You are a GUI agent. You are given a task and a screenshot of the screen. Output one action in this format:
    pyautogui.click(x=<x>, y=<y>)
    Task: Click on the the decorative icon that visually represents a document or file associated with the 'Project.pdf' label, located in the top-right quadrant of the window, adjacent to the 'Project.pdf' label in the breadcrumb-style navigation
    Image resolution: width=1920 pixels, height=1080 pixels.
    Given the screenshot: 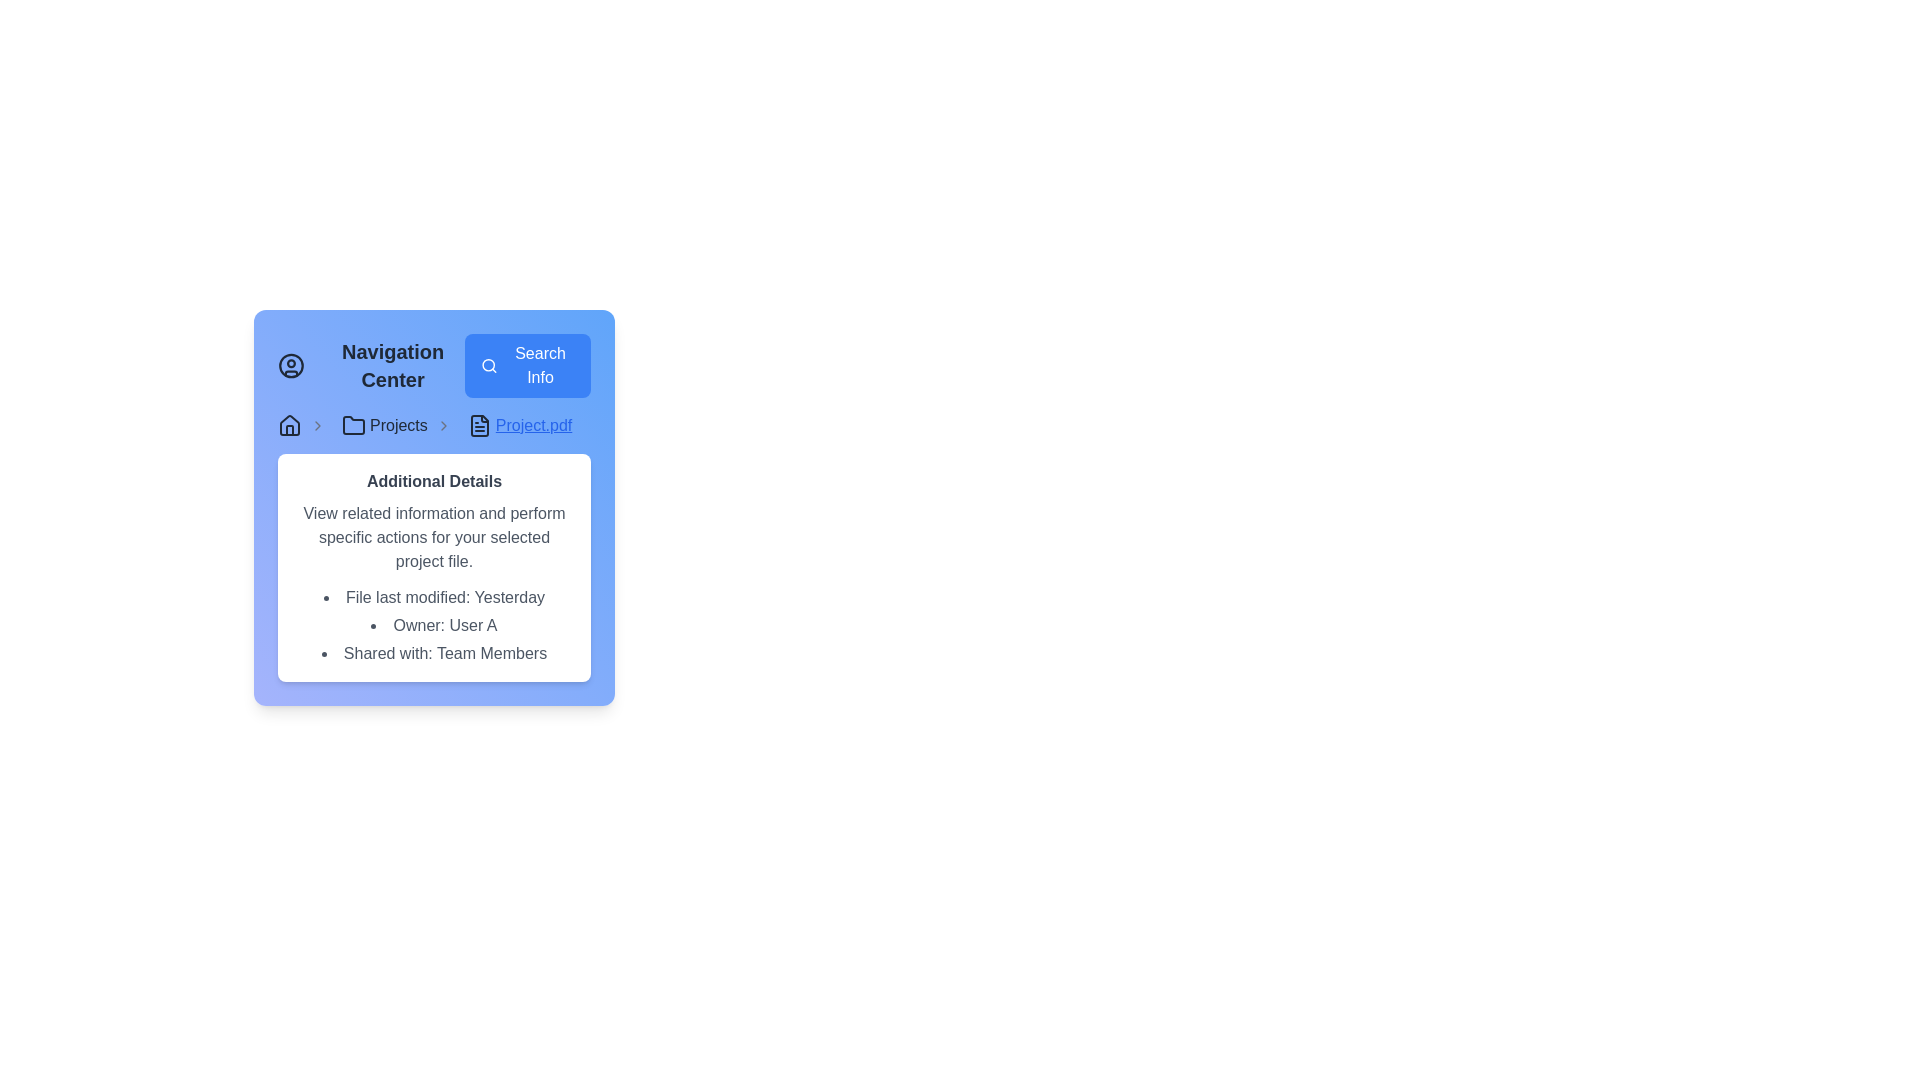 What is the action you would take?
    pyautogui.click(x=478, y=424)
    